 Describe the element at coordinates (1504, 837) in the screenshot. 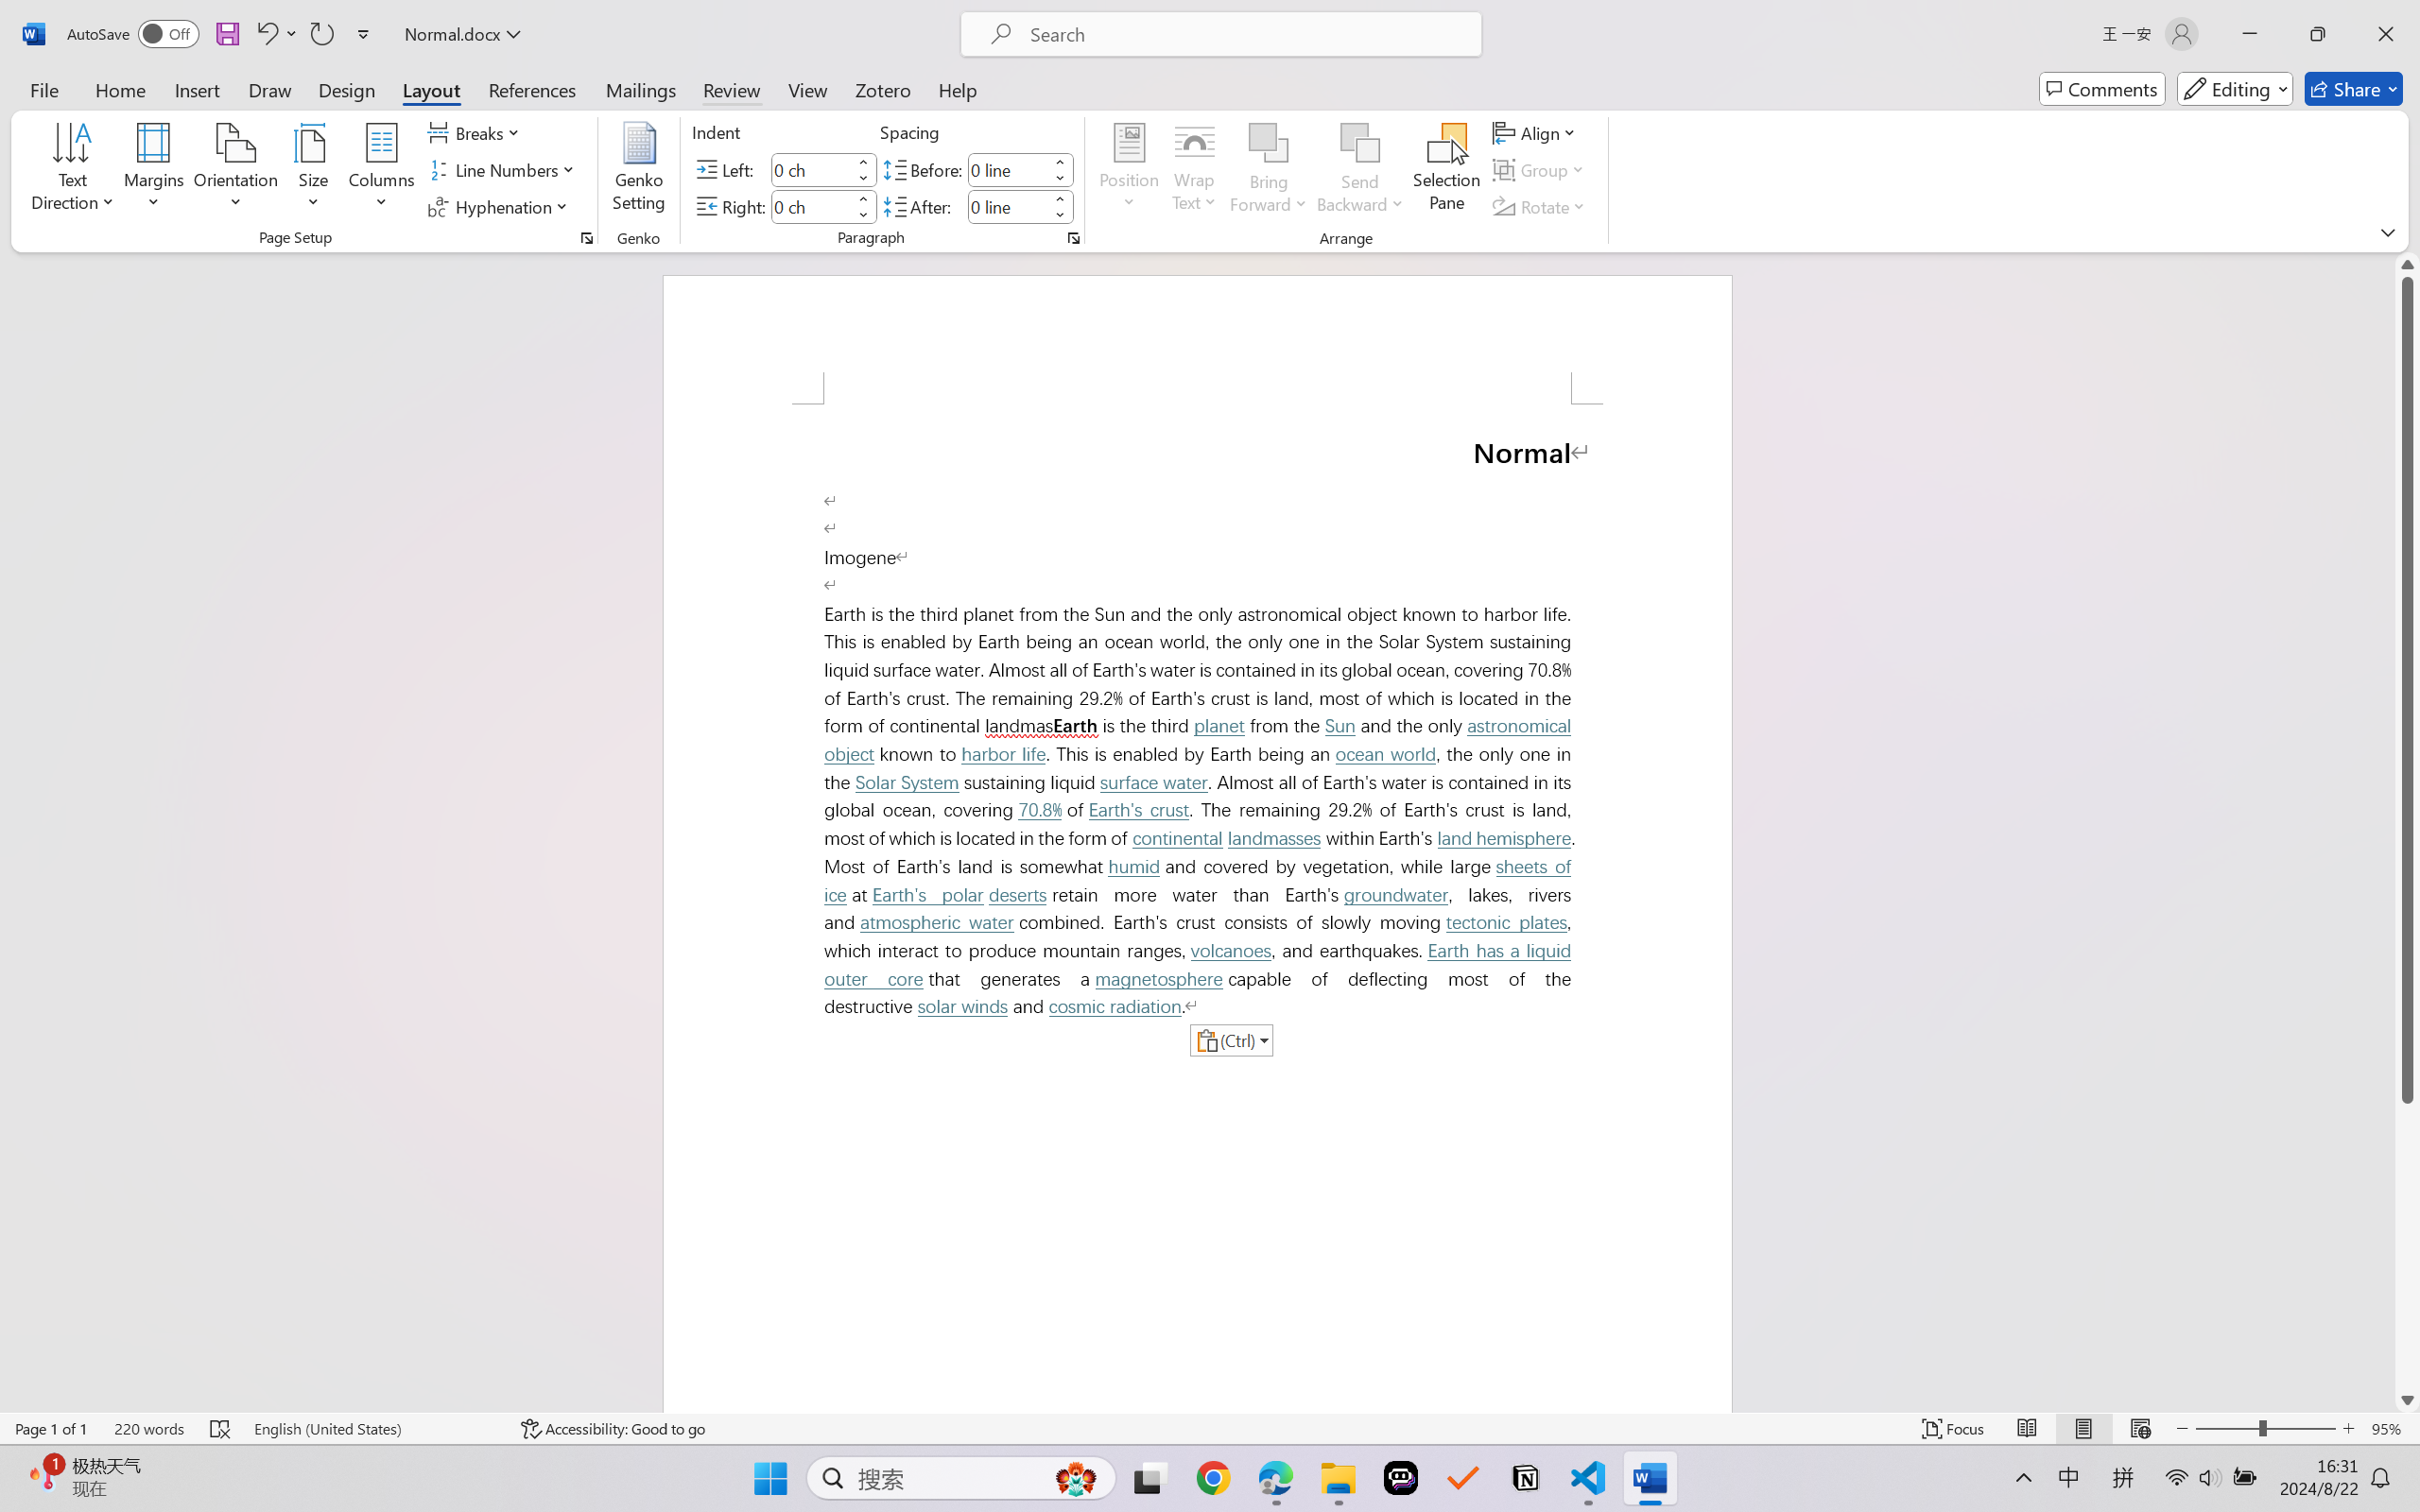

I see `'land hemisphere'` at that location.